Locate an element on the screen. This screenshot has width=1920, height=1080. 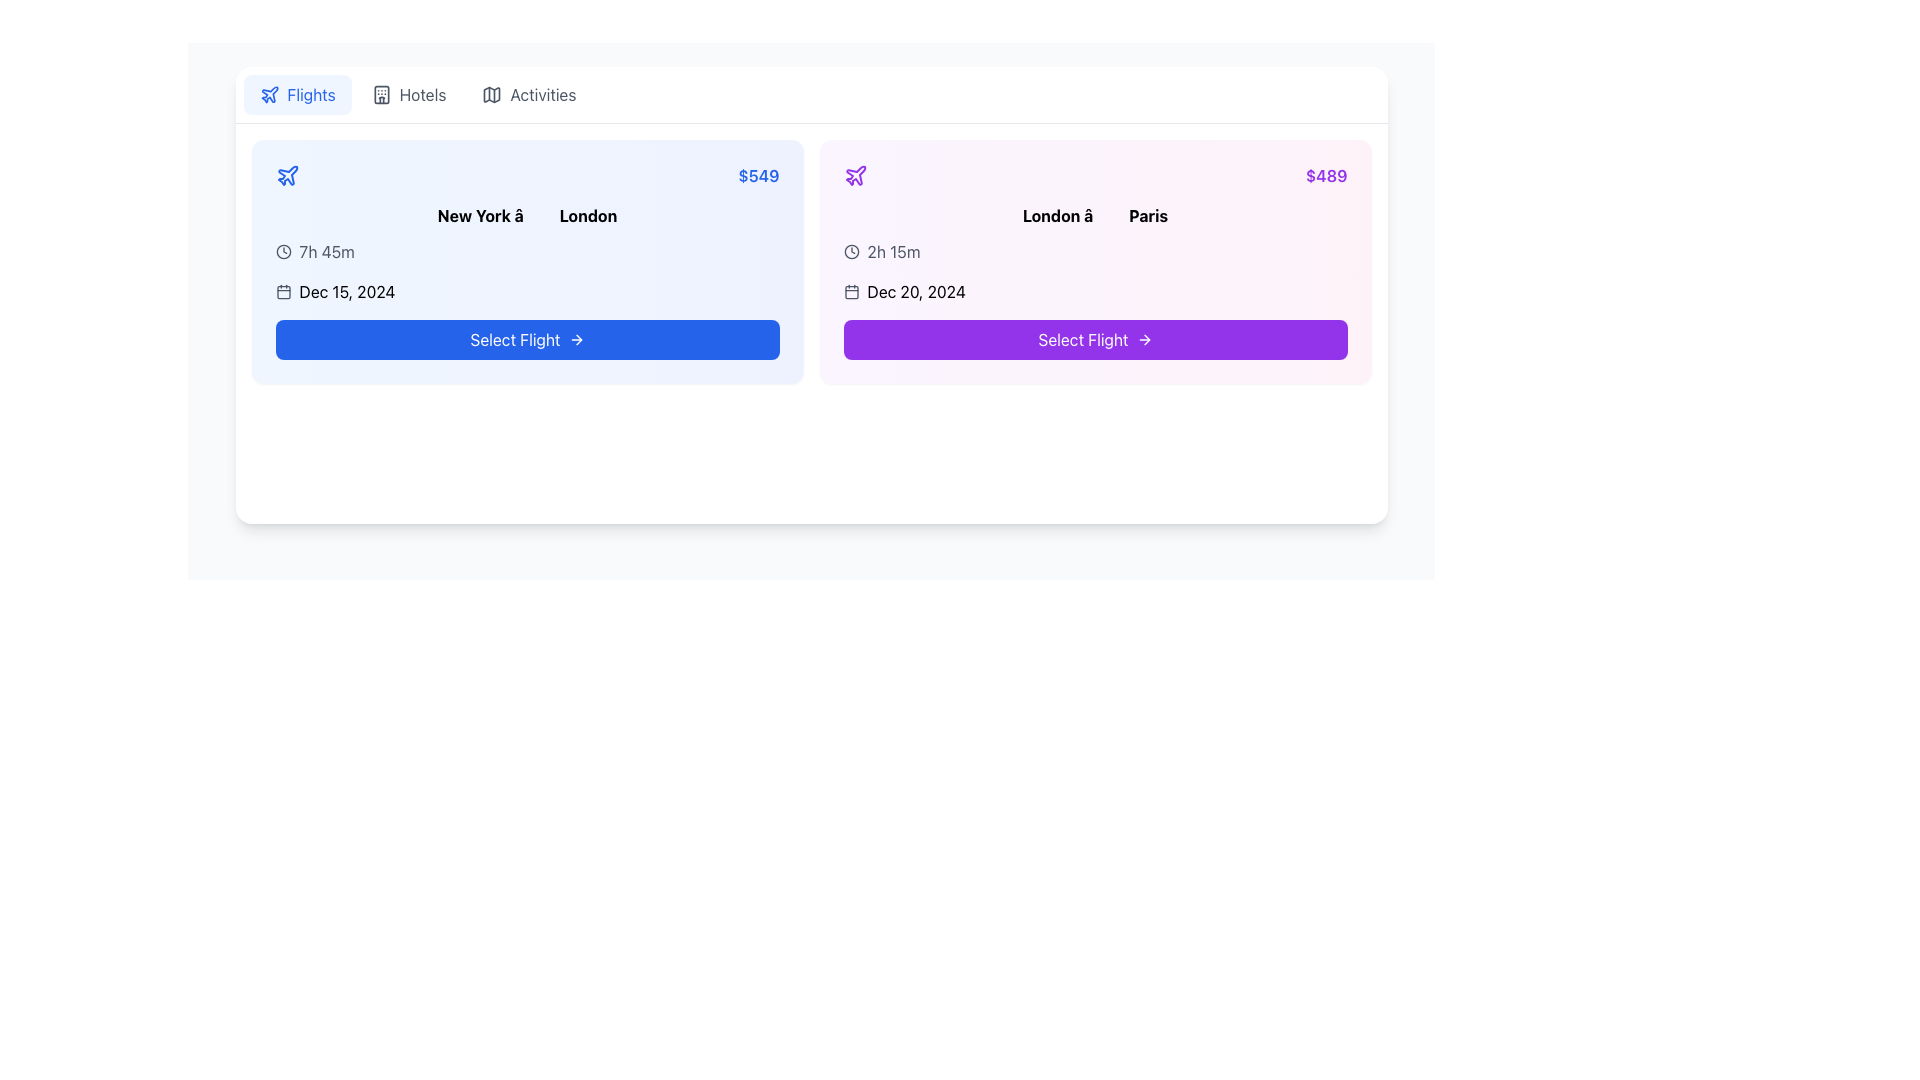
the 'Select Flight' button located within a blue rectangular button on the left side of the interface, which is enhanced visually by the decorative icon to its right is located at coordinates (575, 338).